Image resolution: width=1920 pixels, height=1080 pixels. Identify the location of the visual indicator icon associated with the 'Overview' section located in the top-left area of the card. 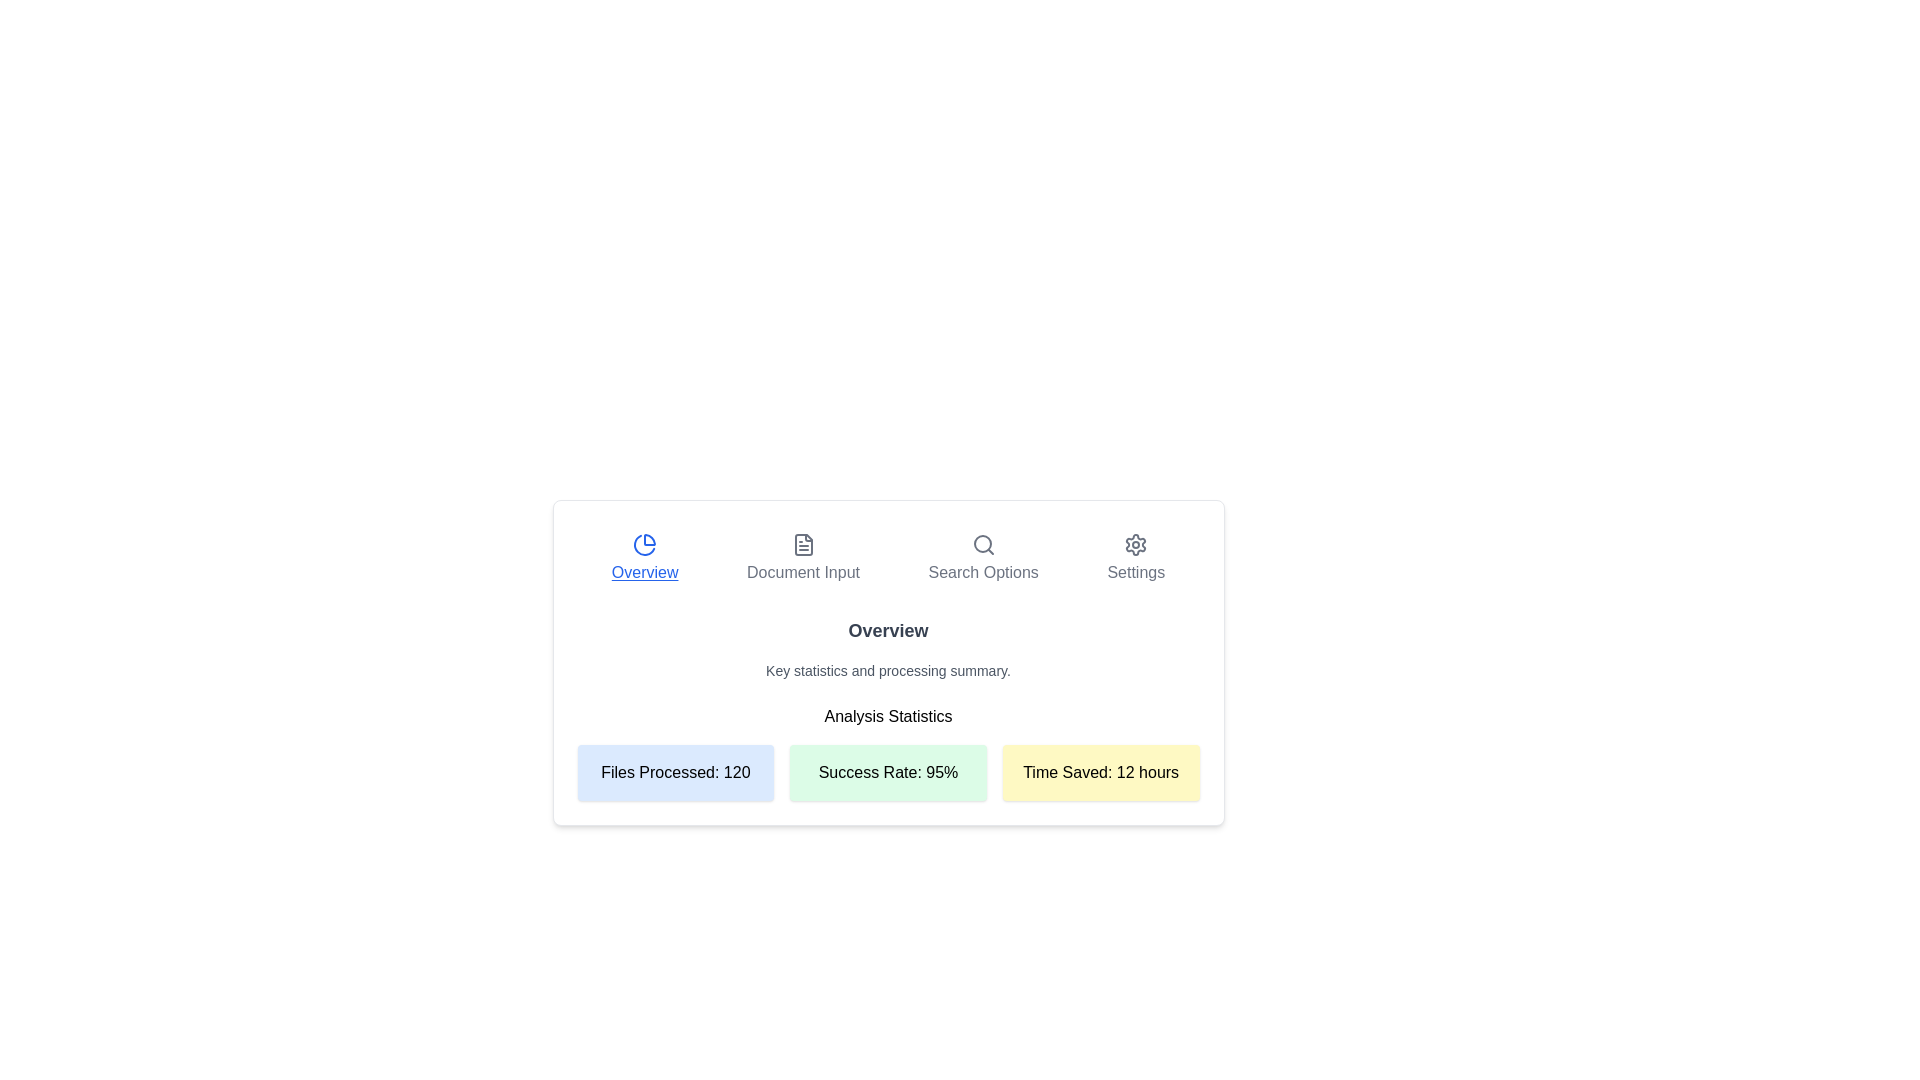
(644, 544).